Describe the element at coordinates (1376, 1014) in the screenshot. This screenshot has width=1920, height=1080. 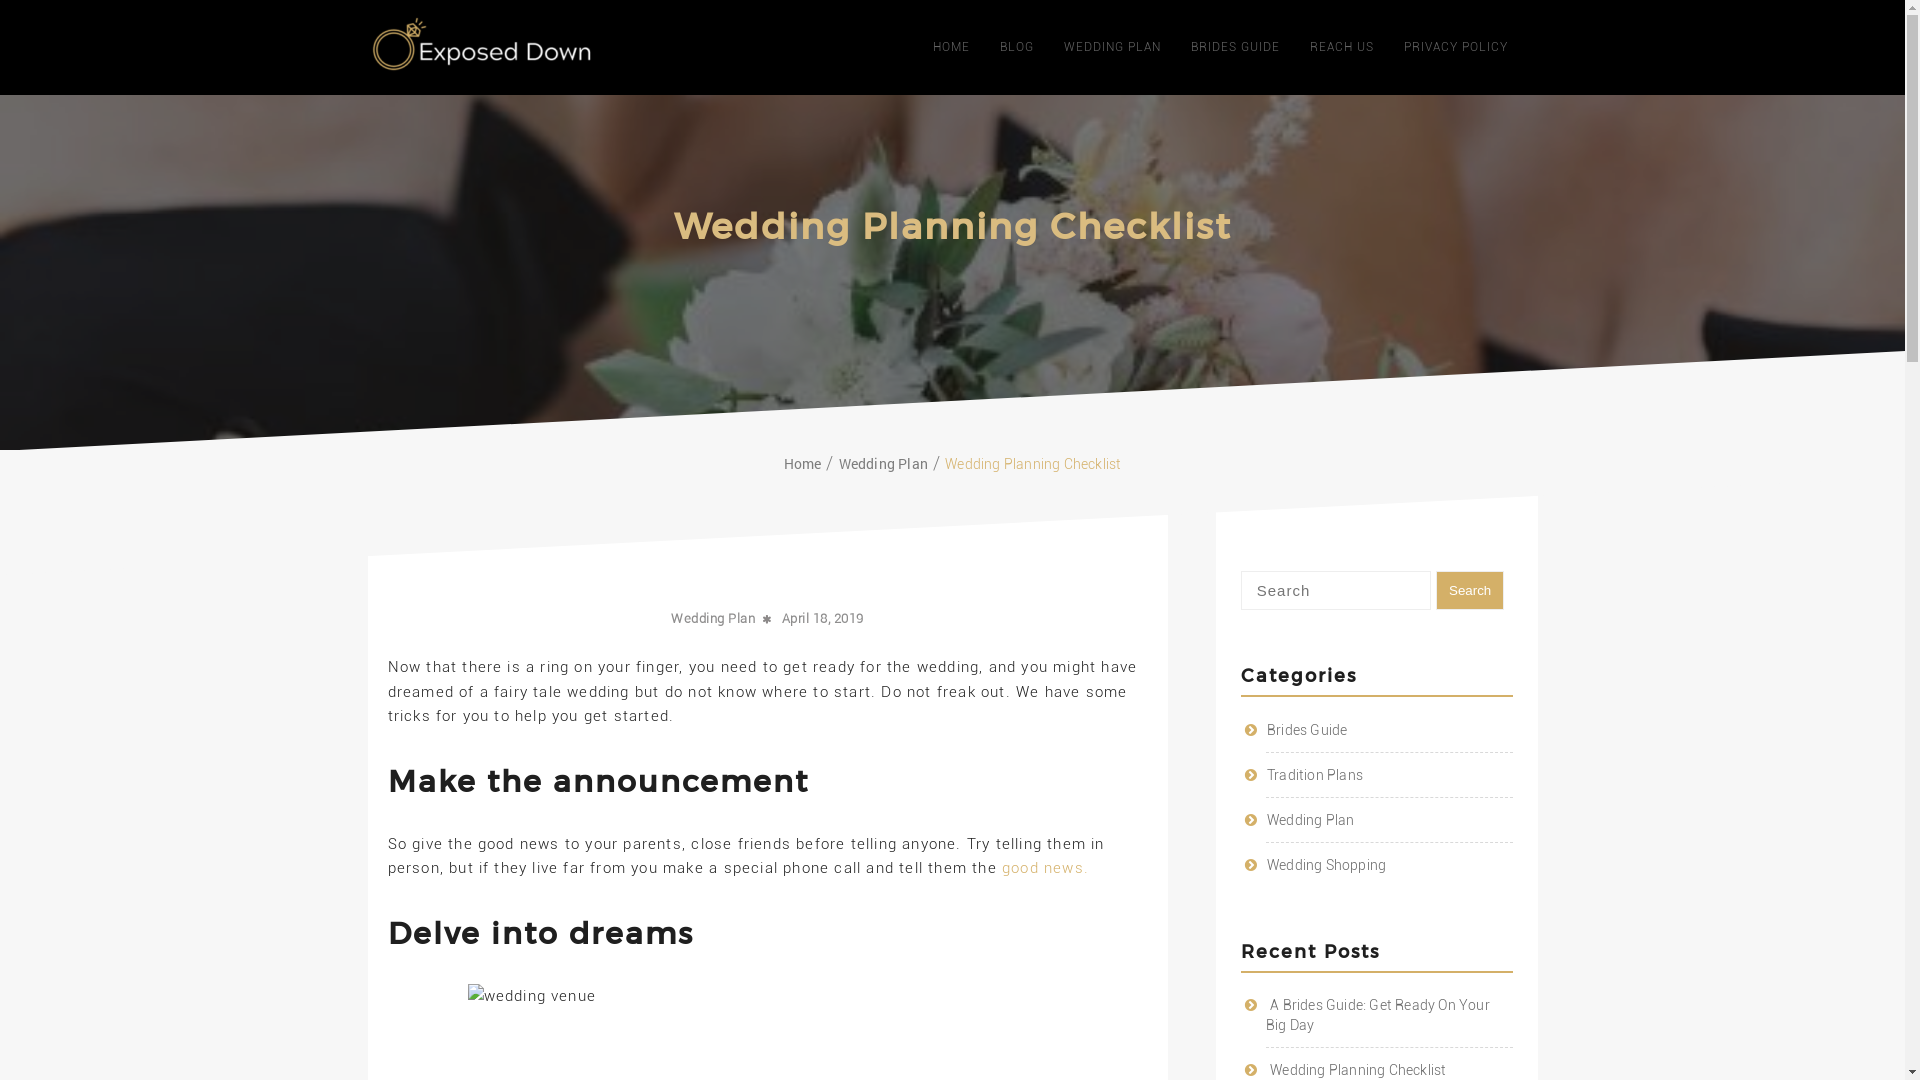
I see `'A Brides Guide: Get Ready On Your Big Day'` at that location.